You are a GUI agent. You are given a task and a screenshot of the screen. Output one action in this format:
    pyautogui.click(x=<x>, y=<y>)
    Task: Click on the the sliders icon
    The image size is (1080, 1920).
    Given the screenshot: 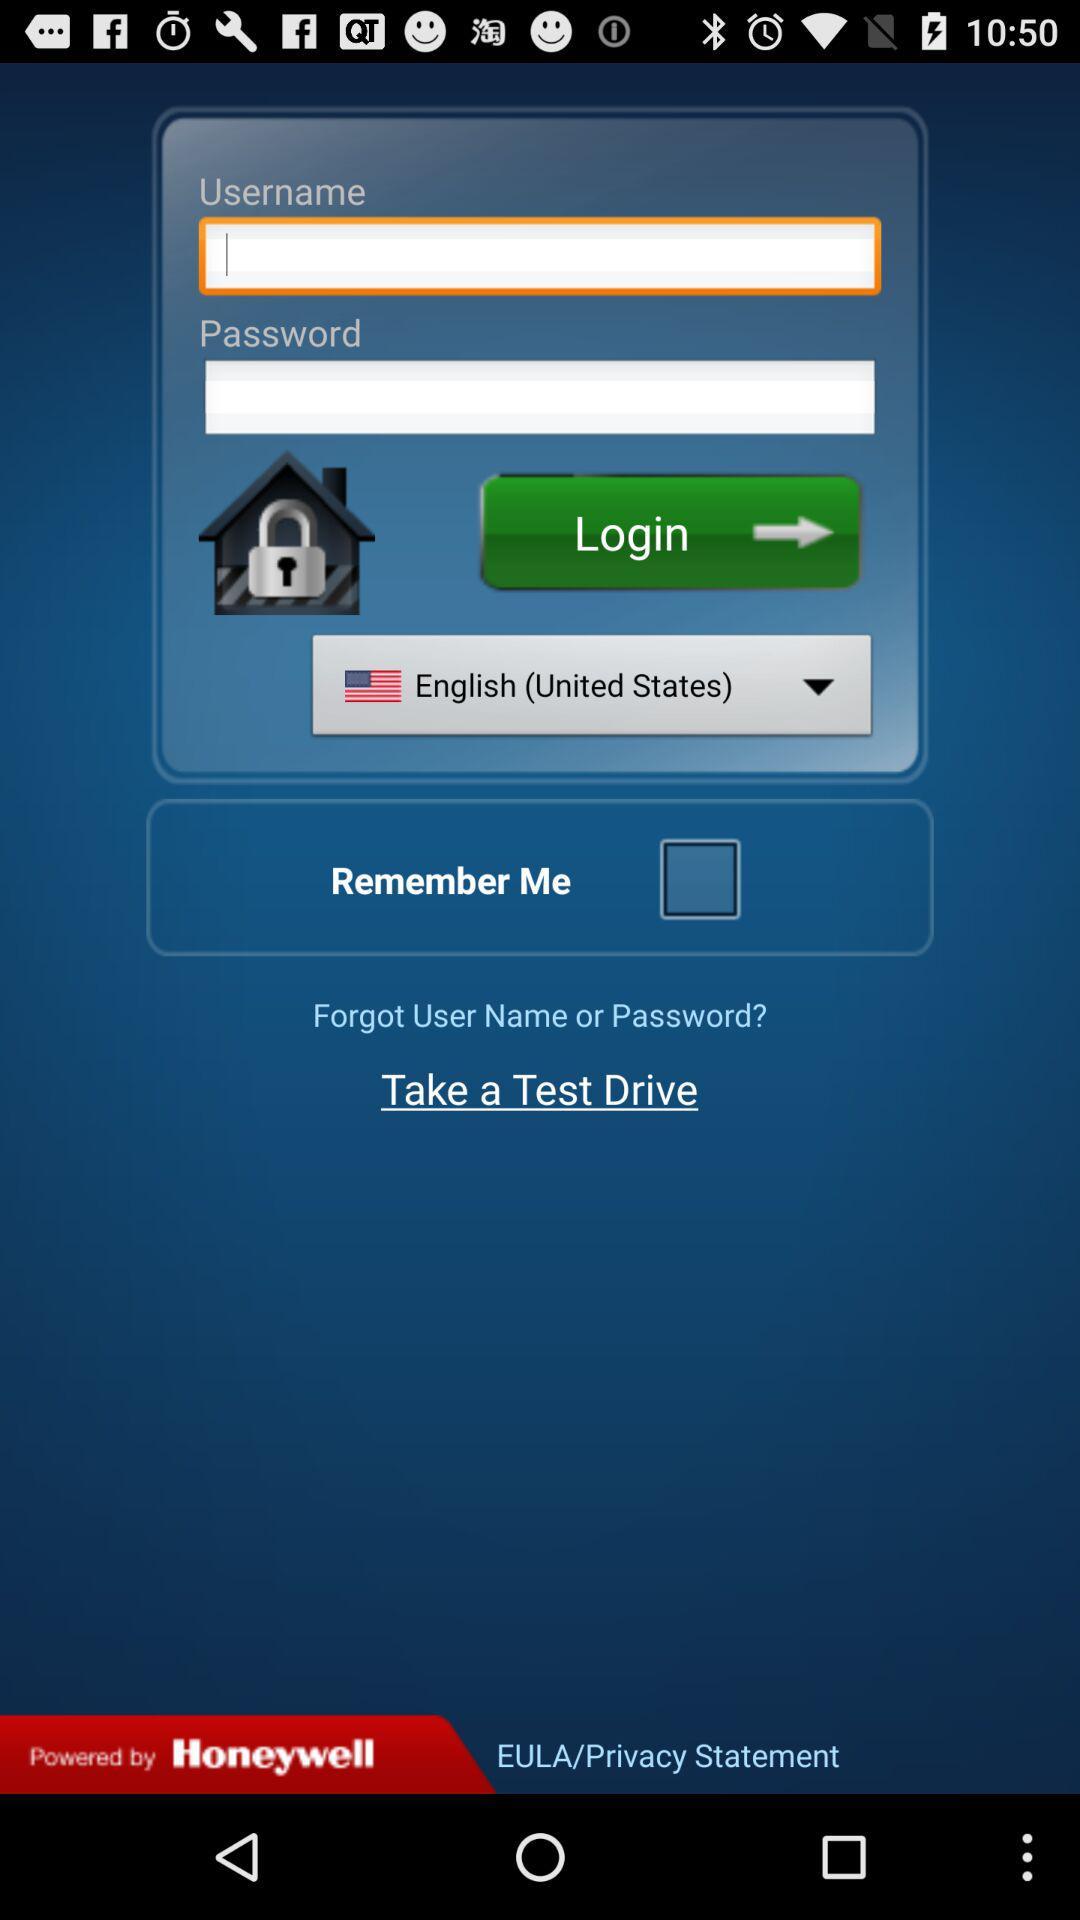 What is the action you would take?
    pyautogui.click(x=247, y=1876)
    